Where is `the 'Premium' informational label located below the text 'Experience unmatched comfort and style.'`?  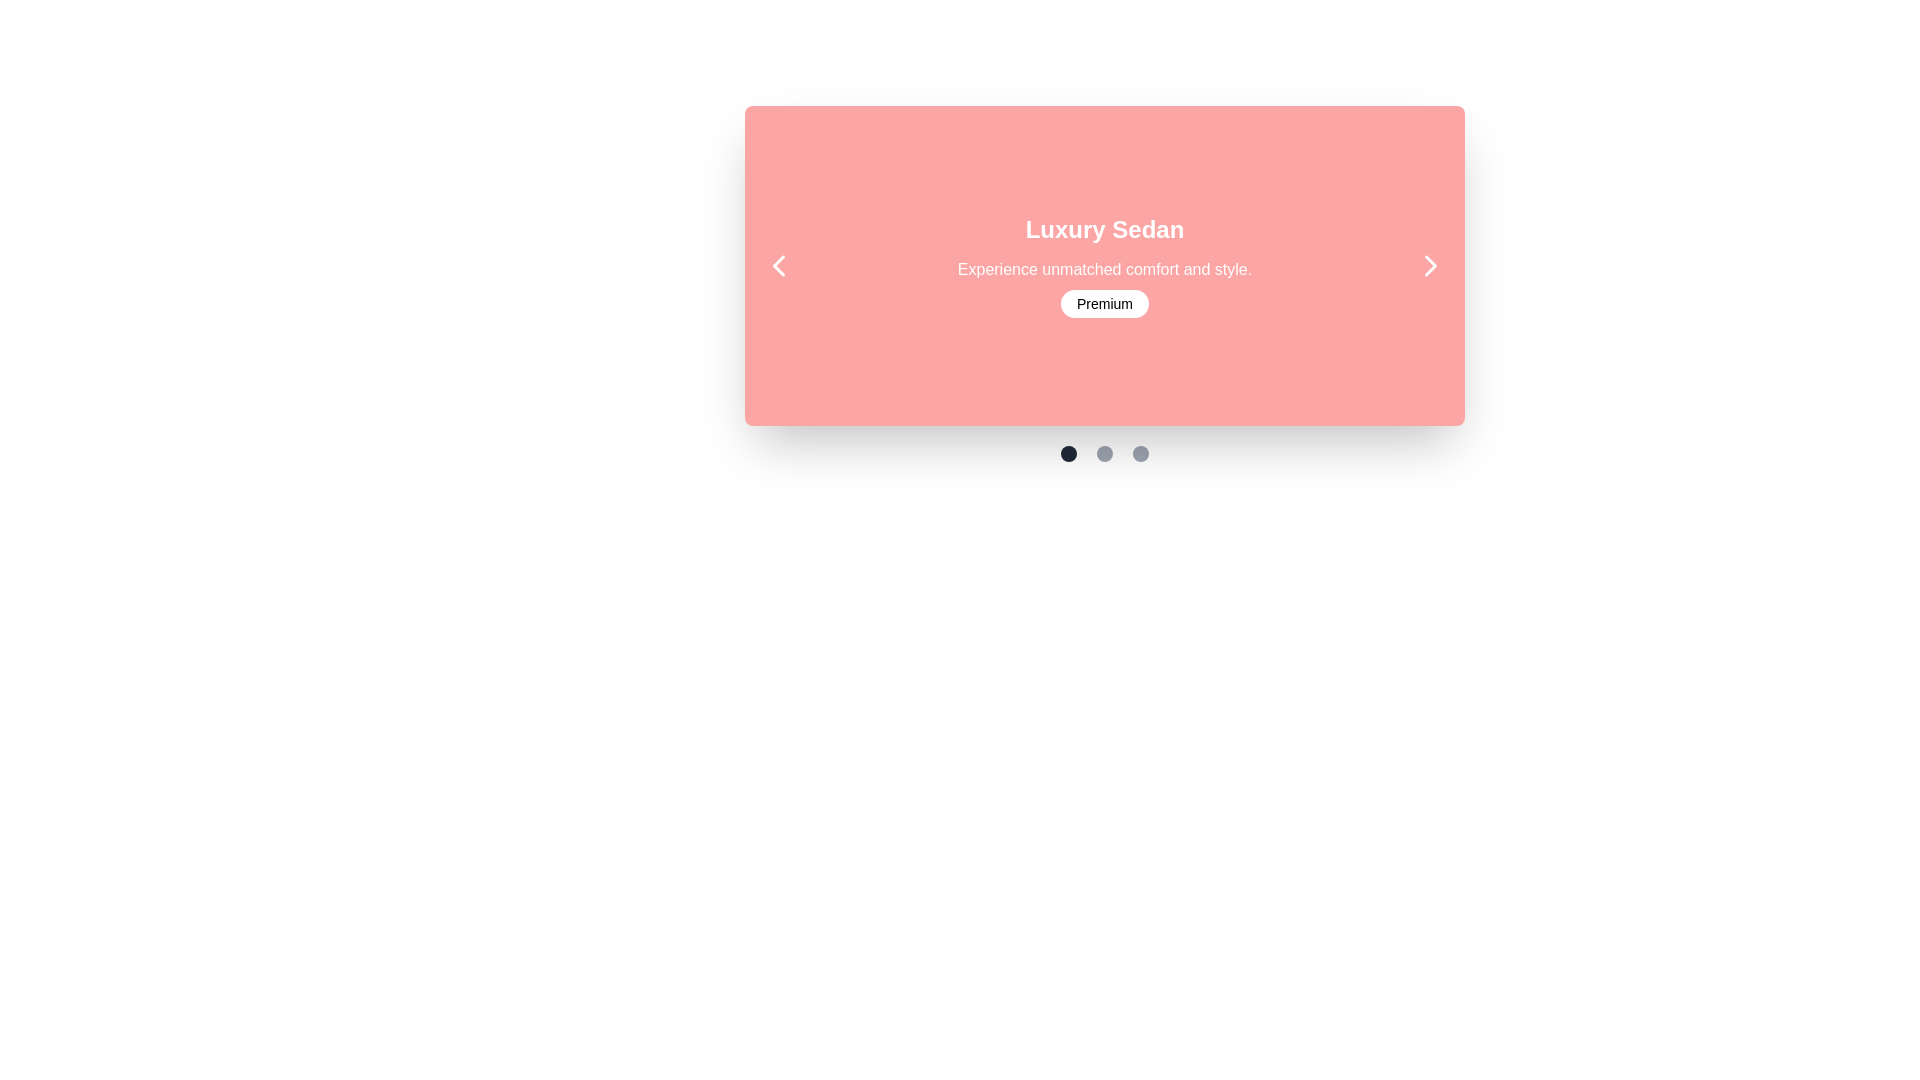
the 'Premium' informational label located below the text 'Experience unmatched comfort and style.' is located at coordinates (1103, 304).